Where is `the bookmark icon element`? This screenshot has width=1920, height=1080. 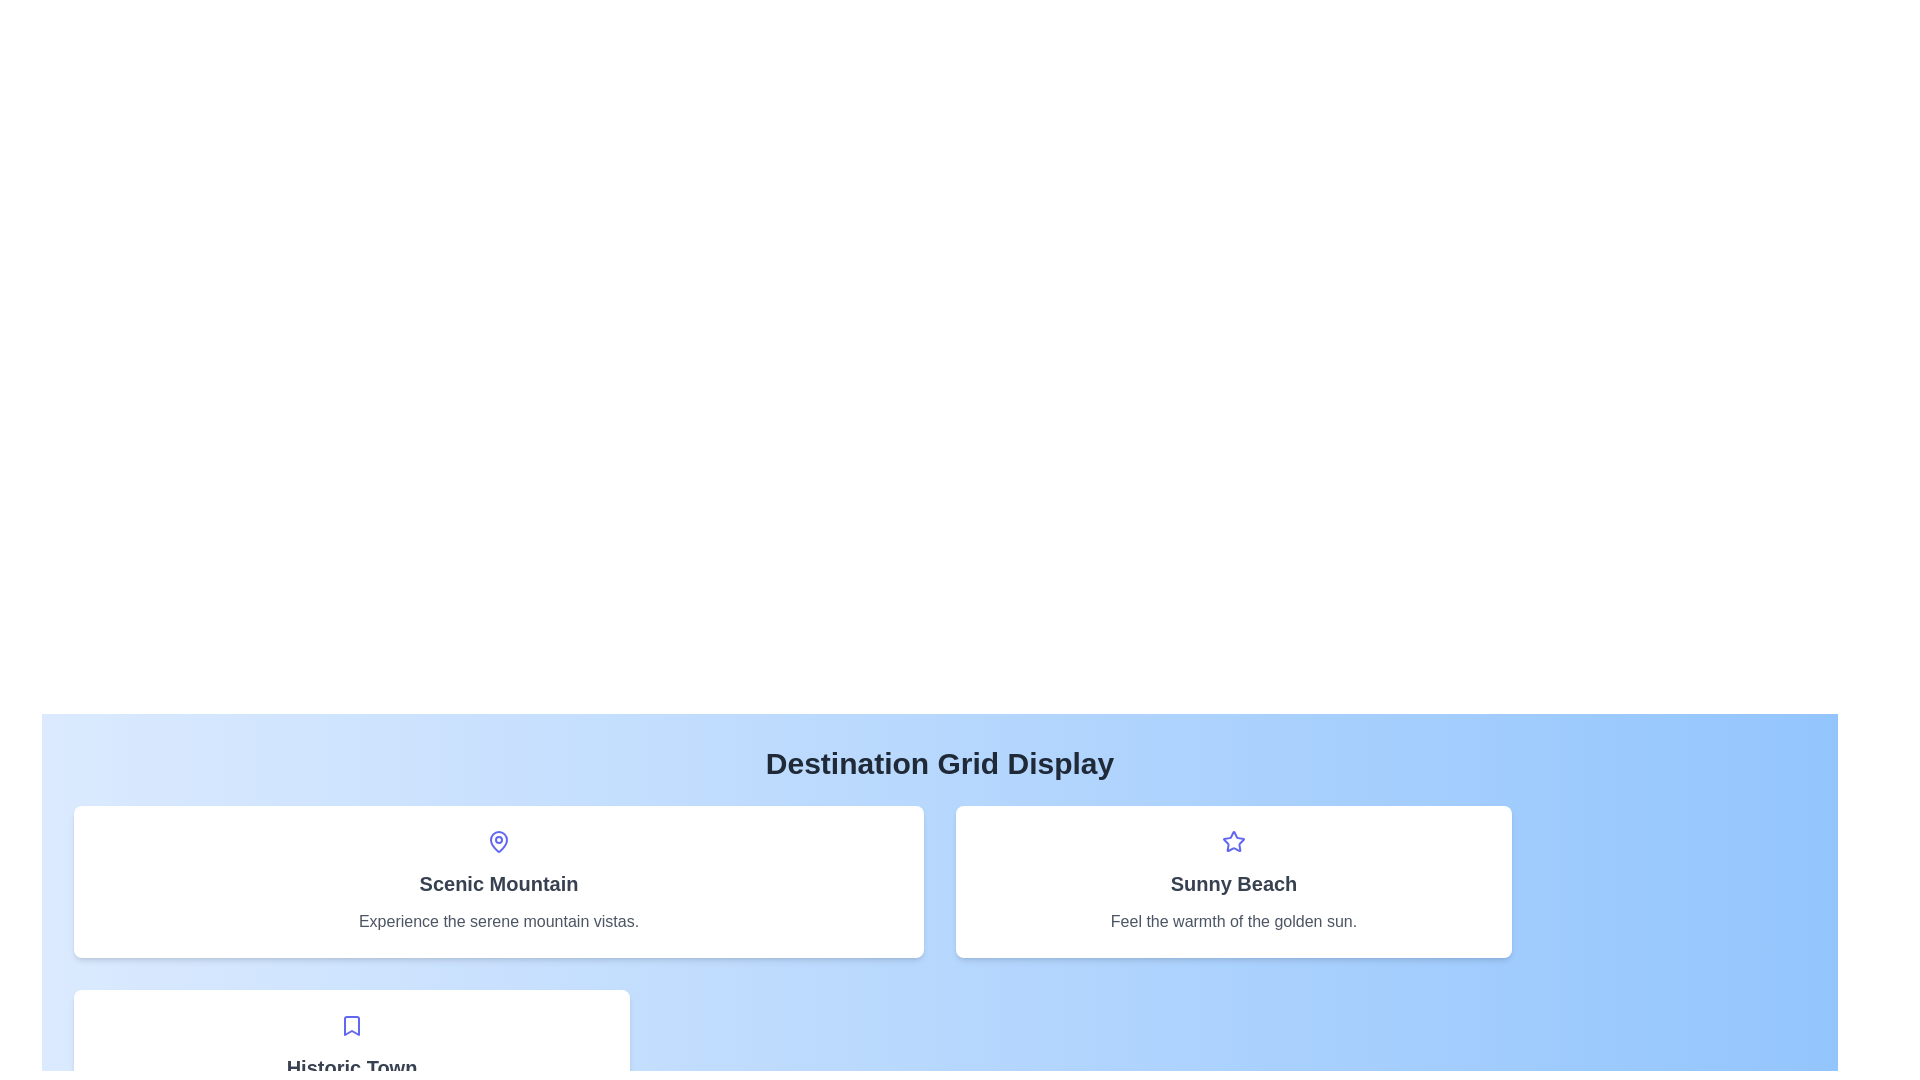 the bookmark icon element is located at coordinates (351, 1026).